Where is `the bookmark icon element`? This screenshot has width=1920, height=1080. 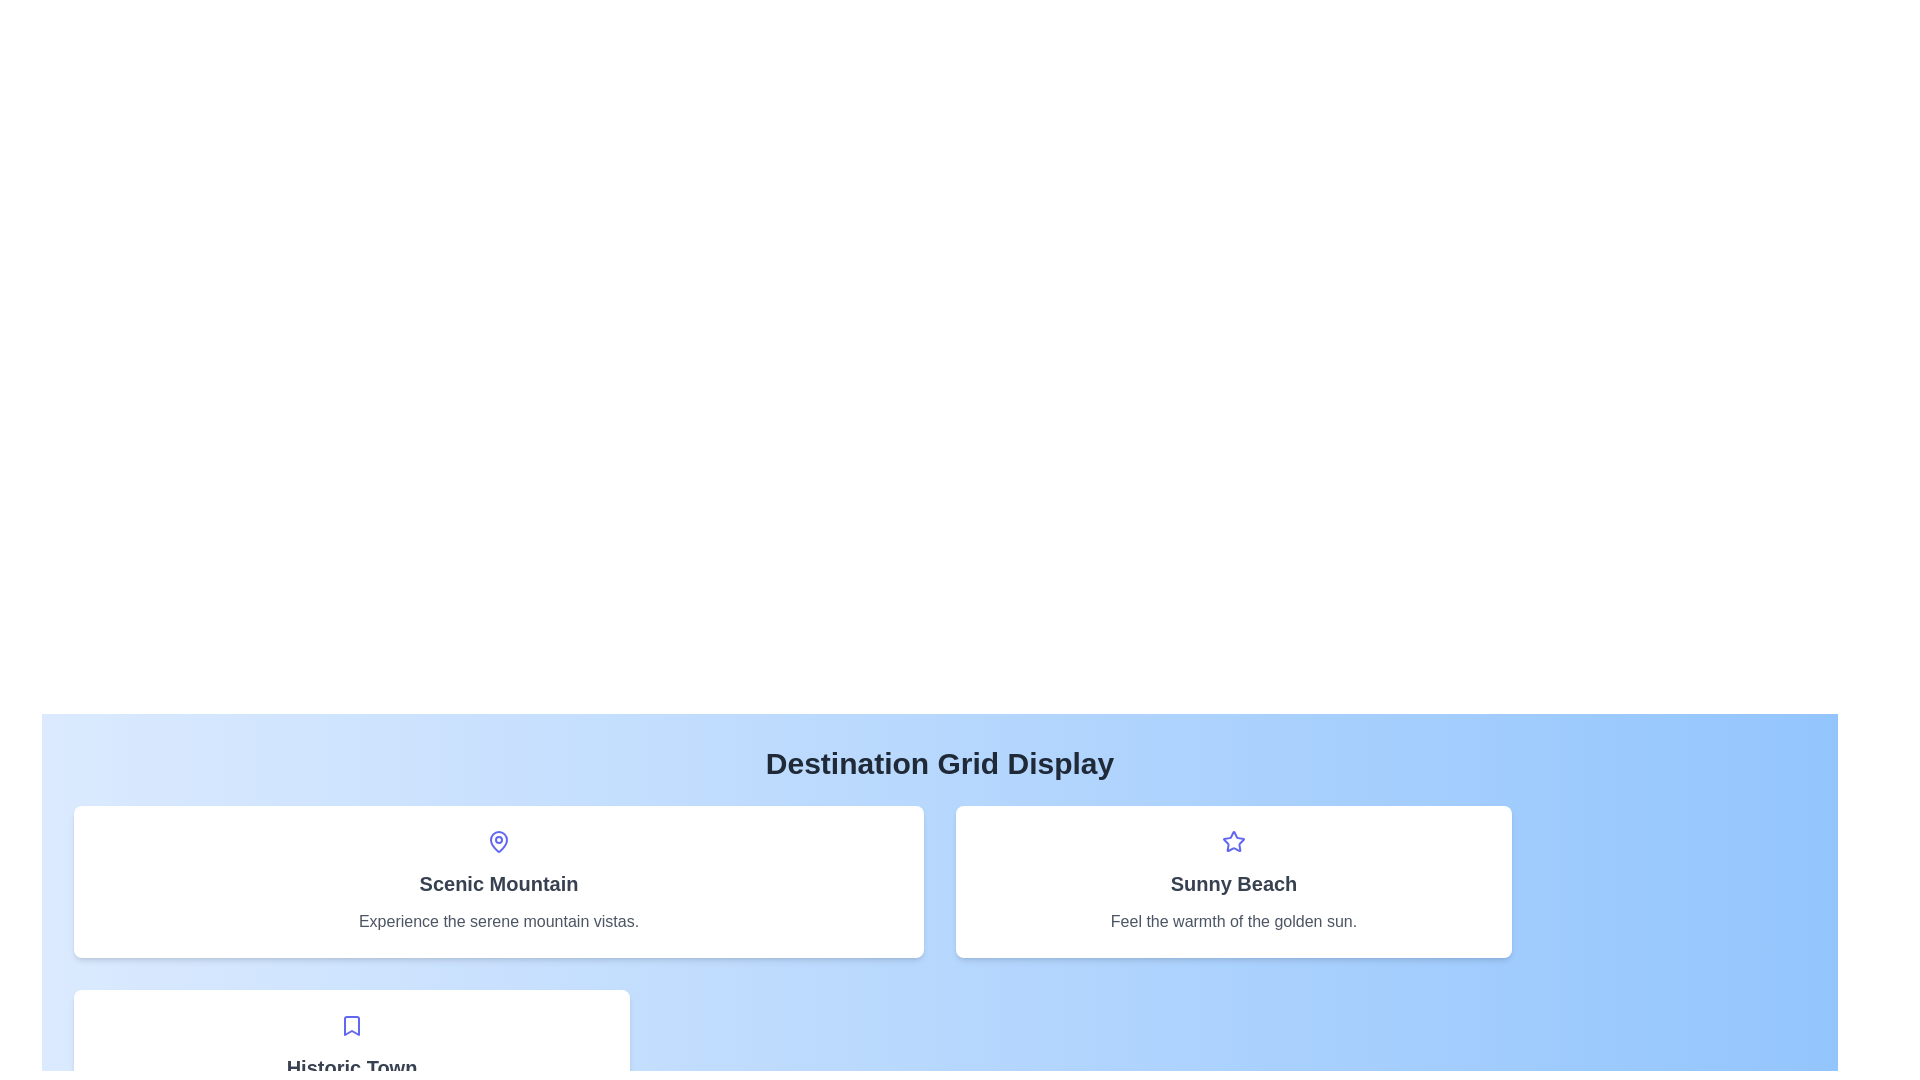 the bookmark icon element is located at coordinates (351, 1026).